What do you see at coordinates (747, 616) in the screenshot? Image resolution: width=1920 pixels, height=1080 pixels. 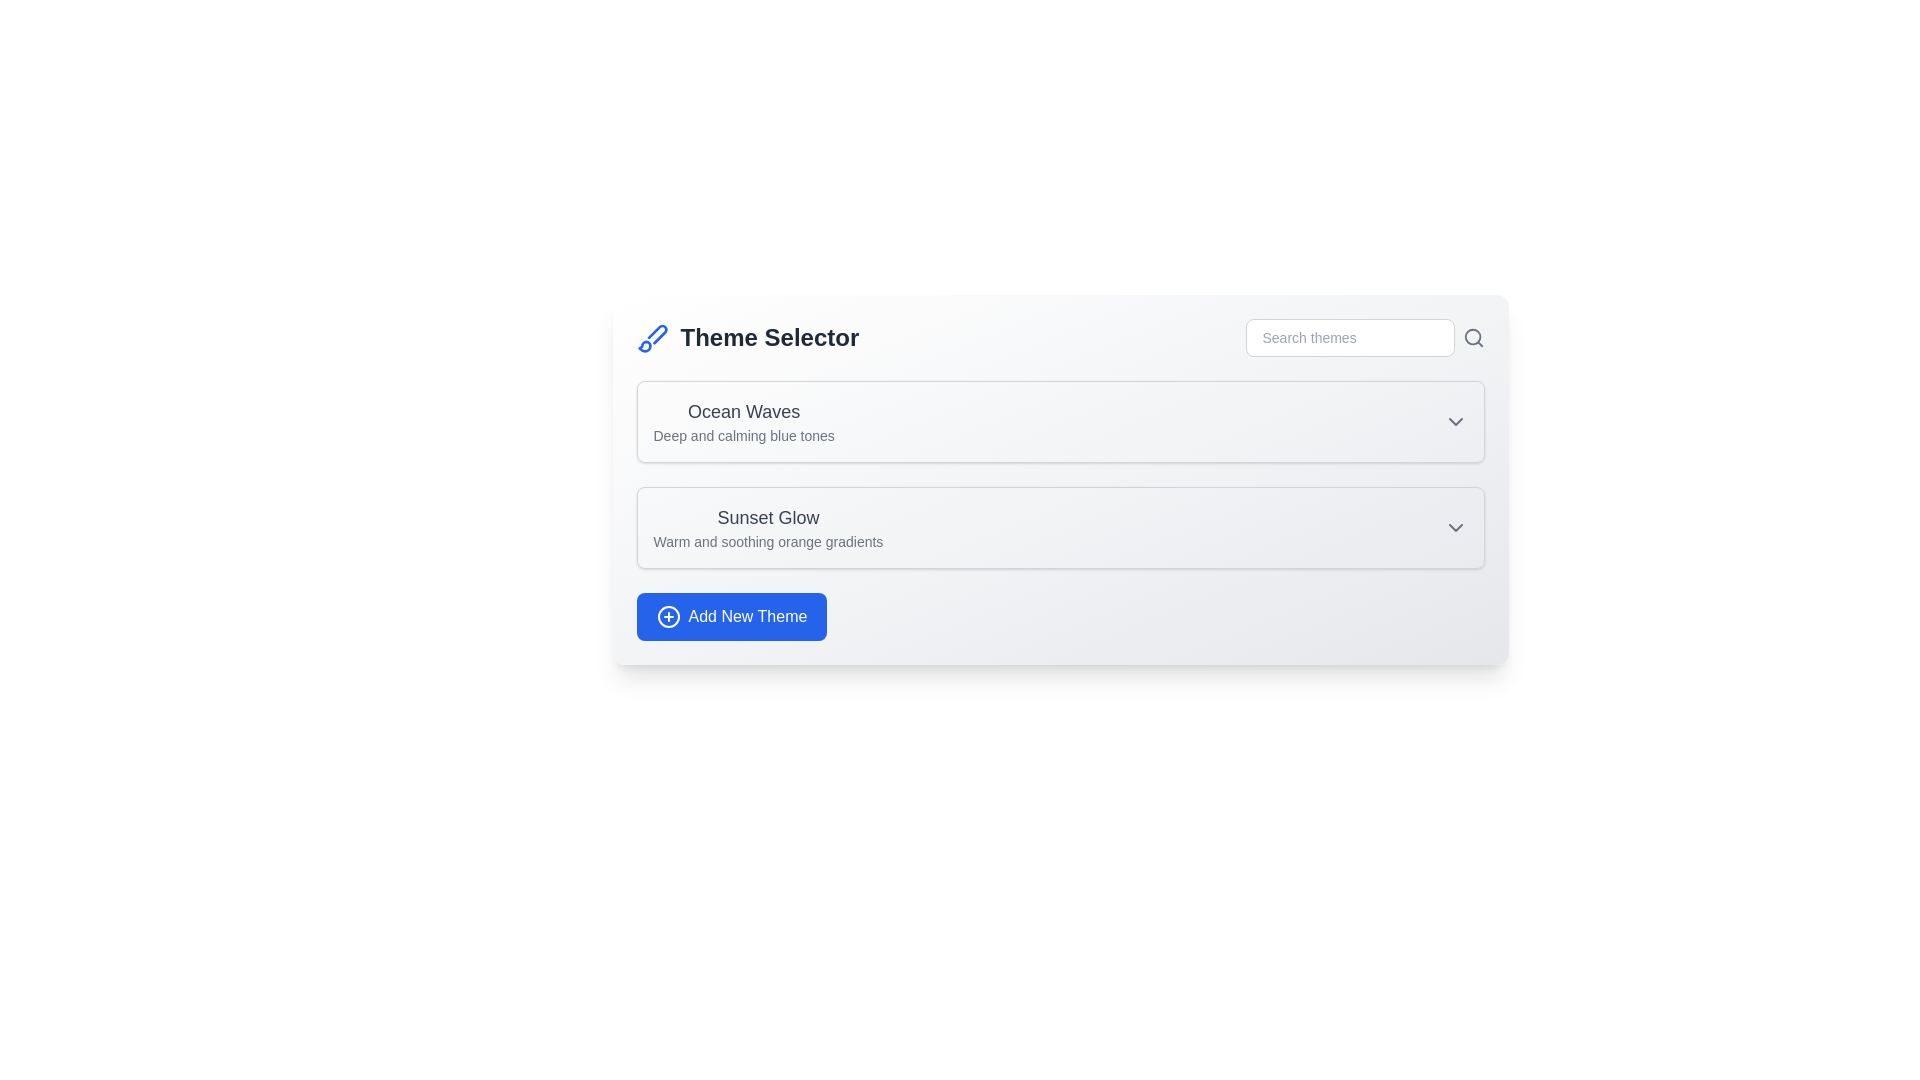 I see `the 'Add New Theme' button, which is a blue button with white text at the bottom center of the interface` at bounding box center [747, 616].